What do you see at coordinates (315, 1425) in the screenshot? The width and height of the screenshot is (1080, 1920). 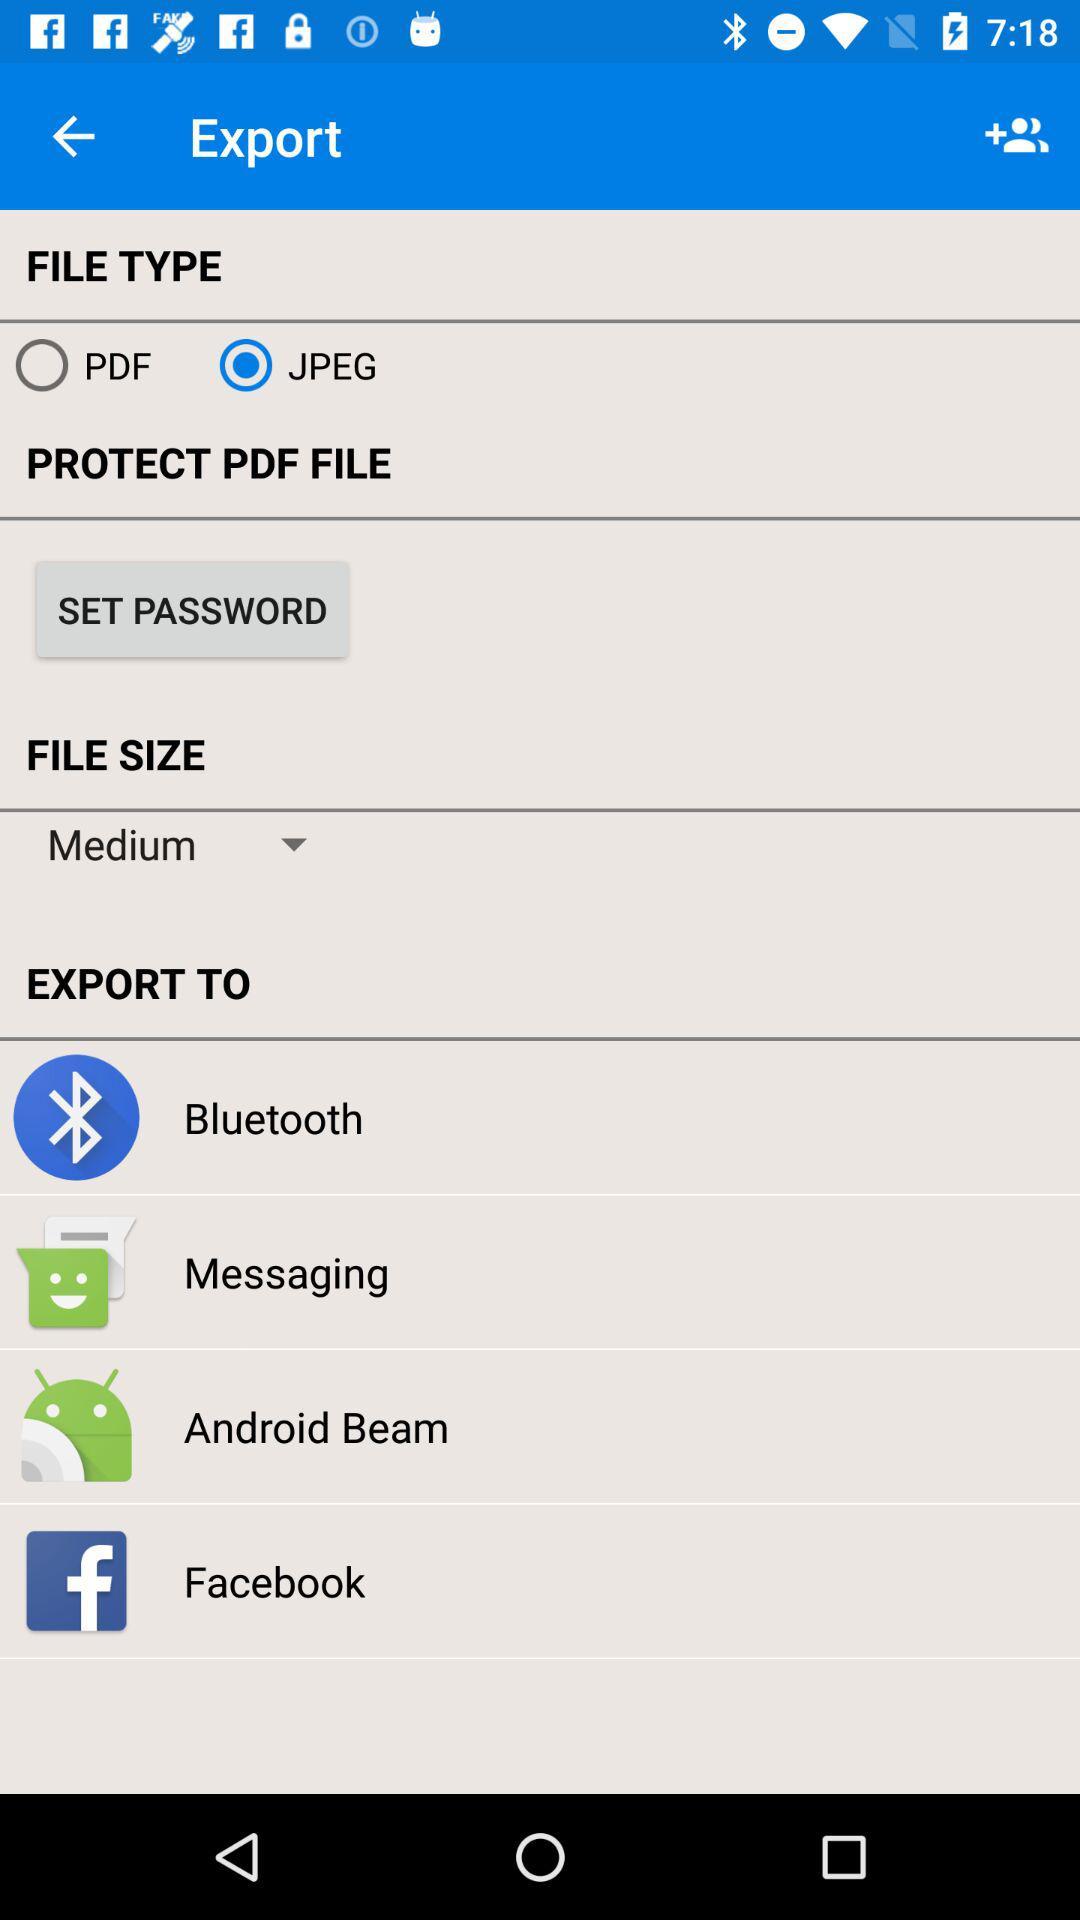 I see `the icon above facebook icon` at bounding box center [315, 1425].